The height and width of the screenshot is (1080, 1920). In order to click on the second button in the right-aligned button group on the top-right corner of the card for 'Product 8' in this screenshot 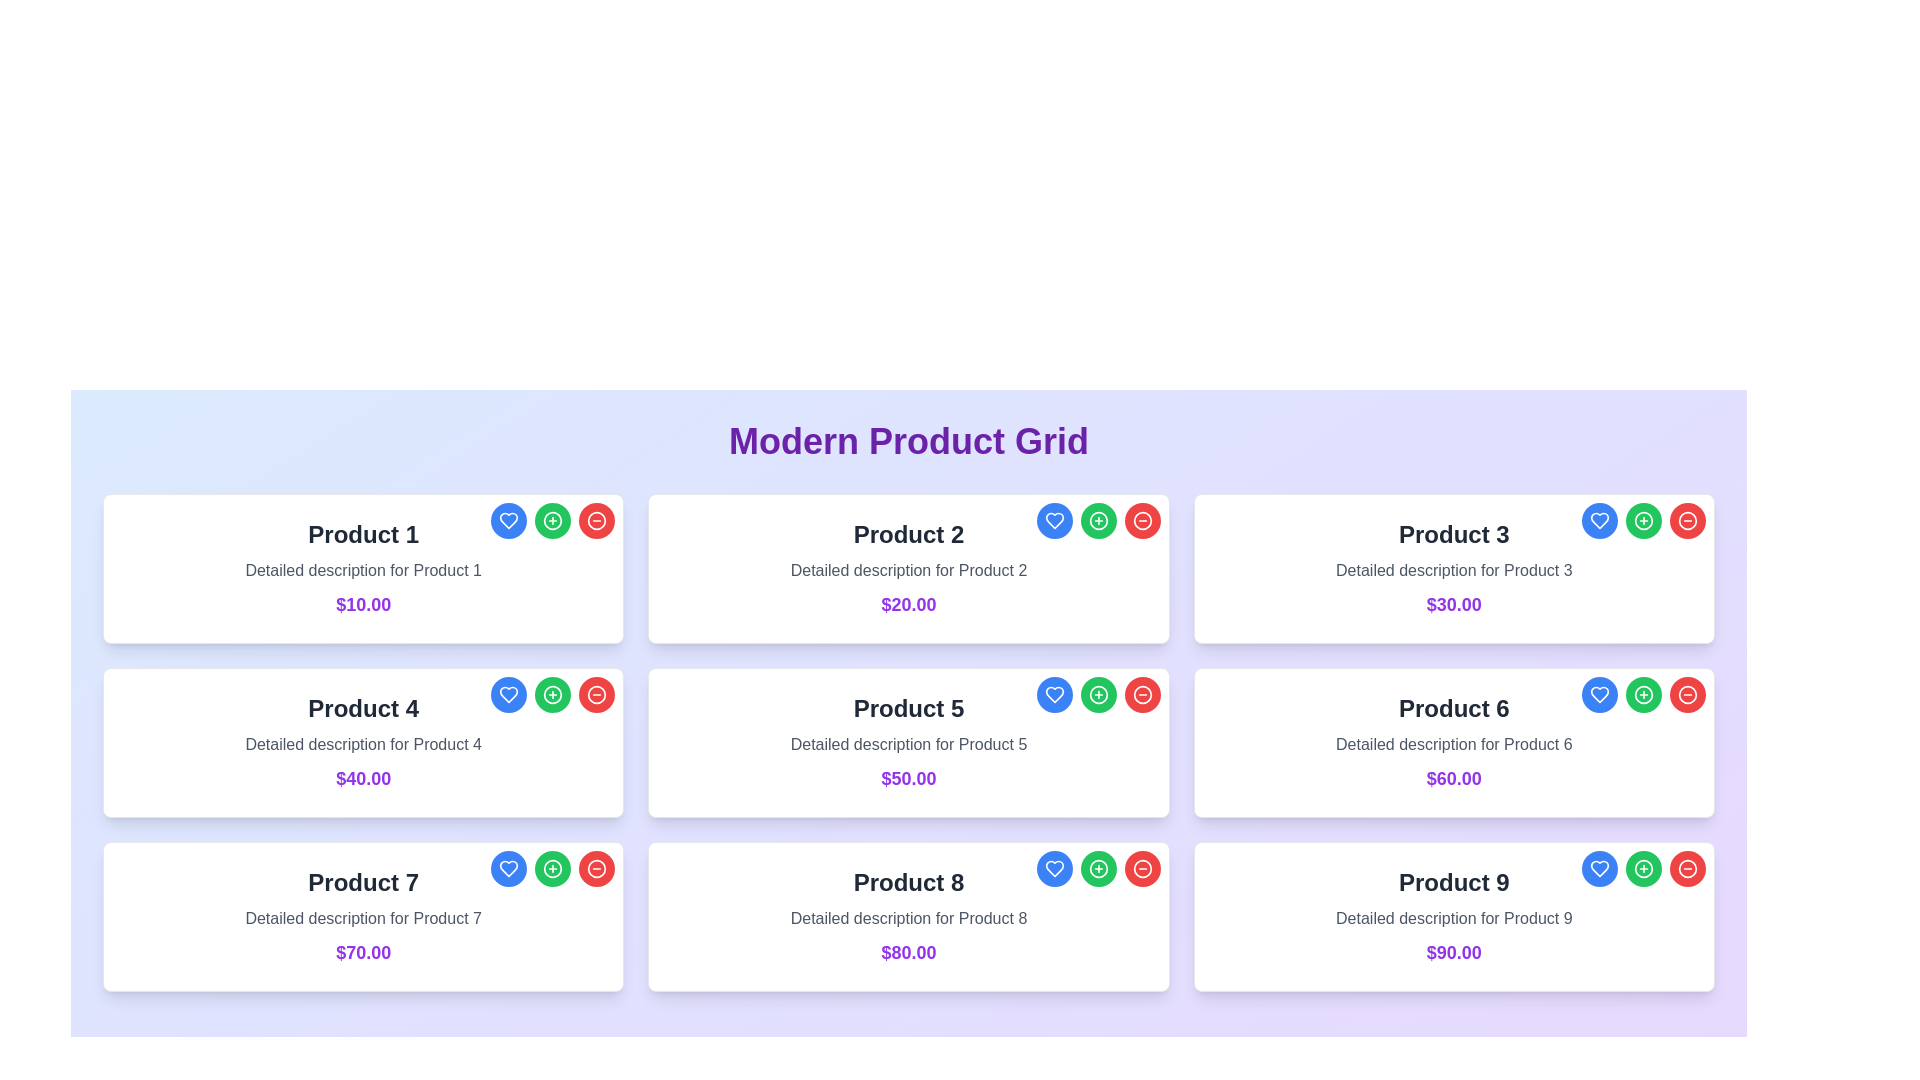, I will do `click(1097, 867)`.